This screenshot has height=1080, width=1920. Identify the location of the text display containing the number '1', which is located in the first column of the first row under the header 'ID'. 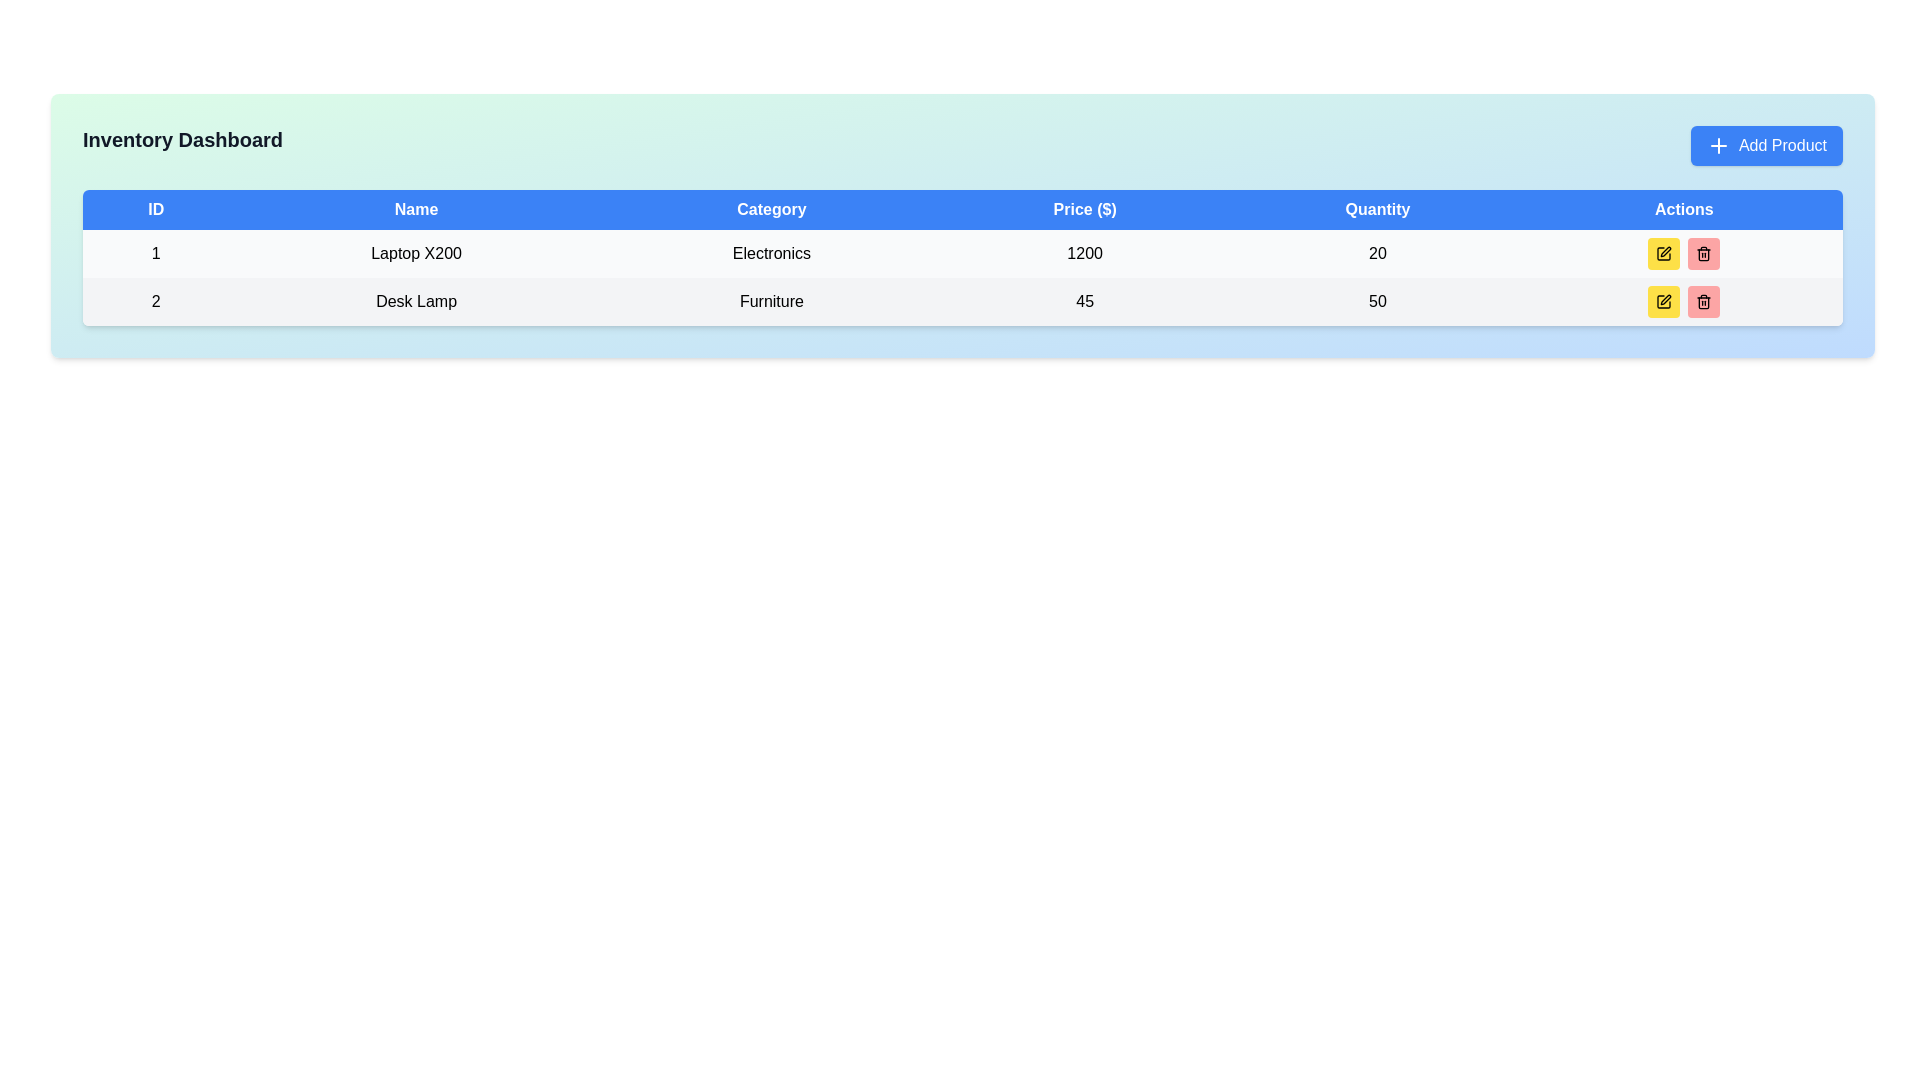
(155, 253).